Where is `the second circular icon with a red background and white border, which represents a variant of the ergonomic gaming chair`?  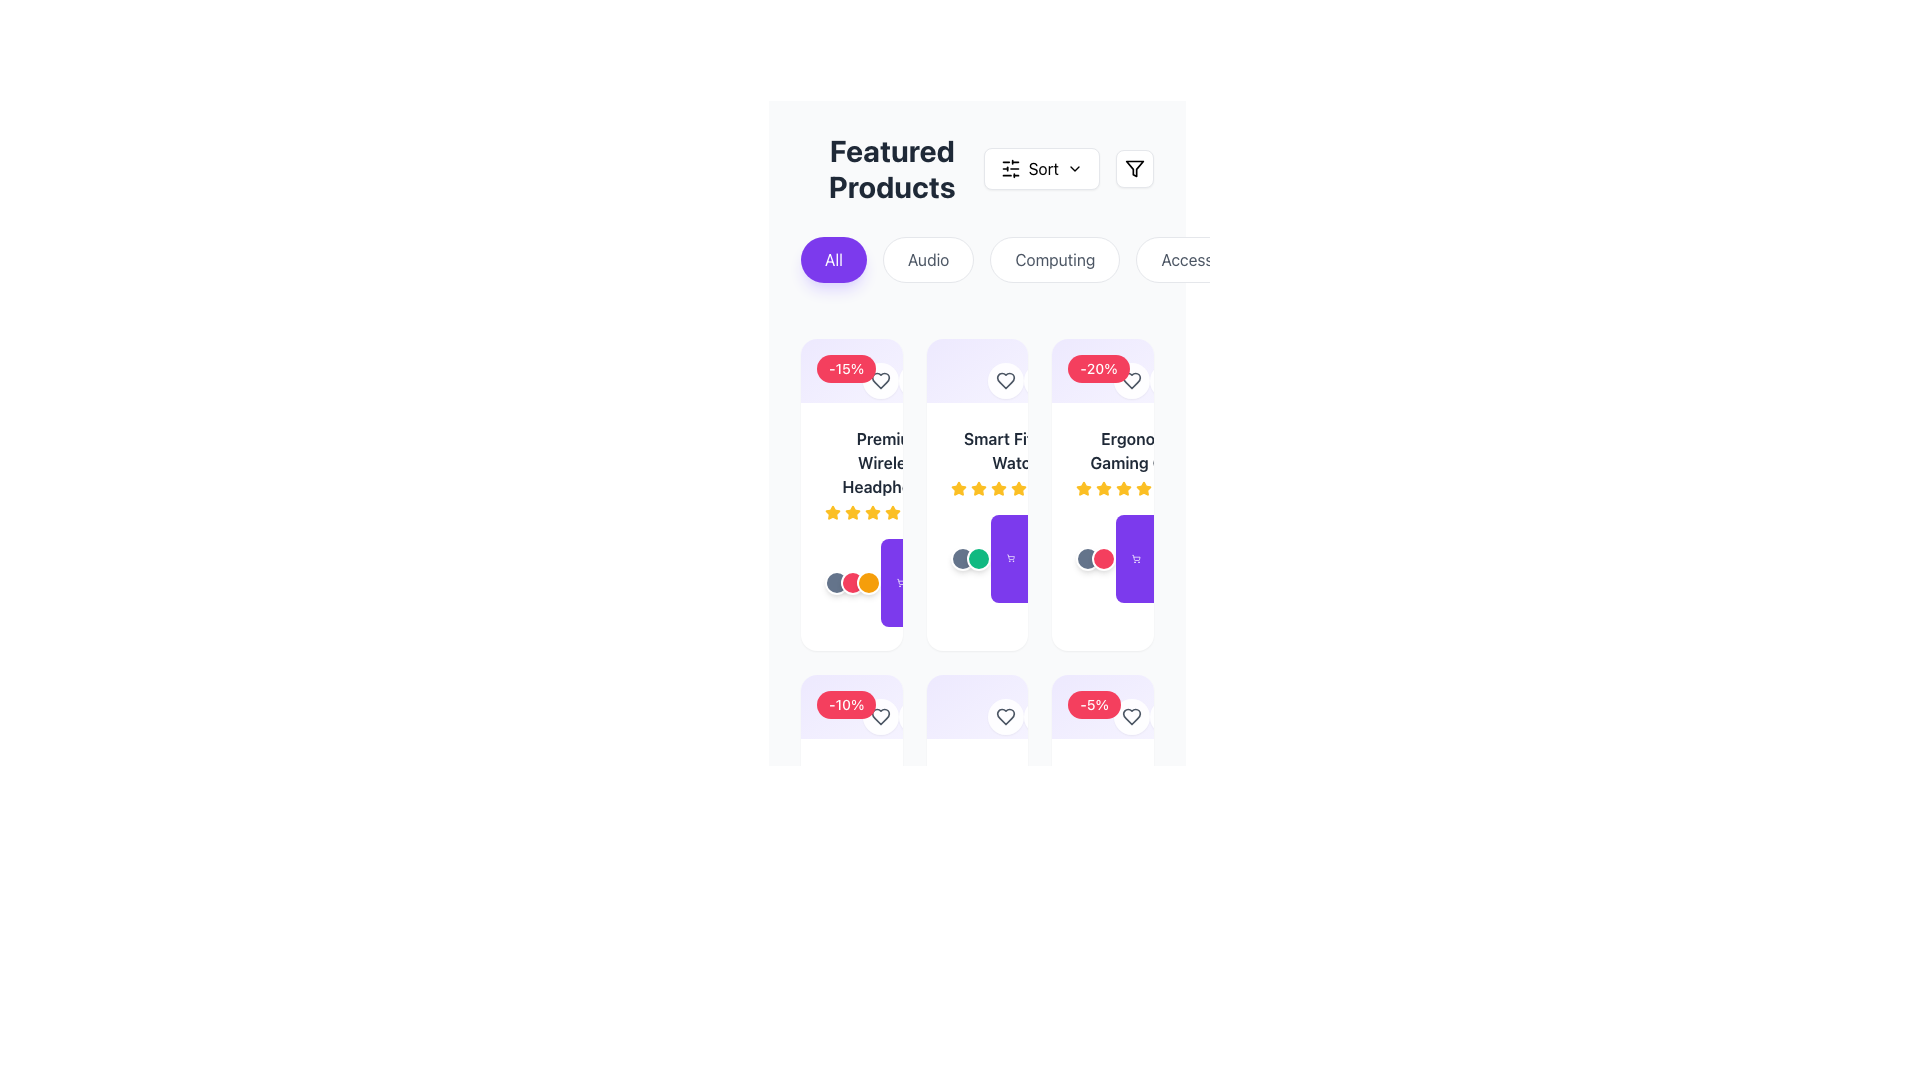 the second circular icon with a red background and white border, which represents a variant of the ergonomic gaming chair is located at coordinates (1102, 559).